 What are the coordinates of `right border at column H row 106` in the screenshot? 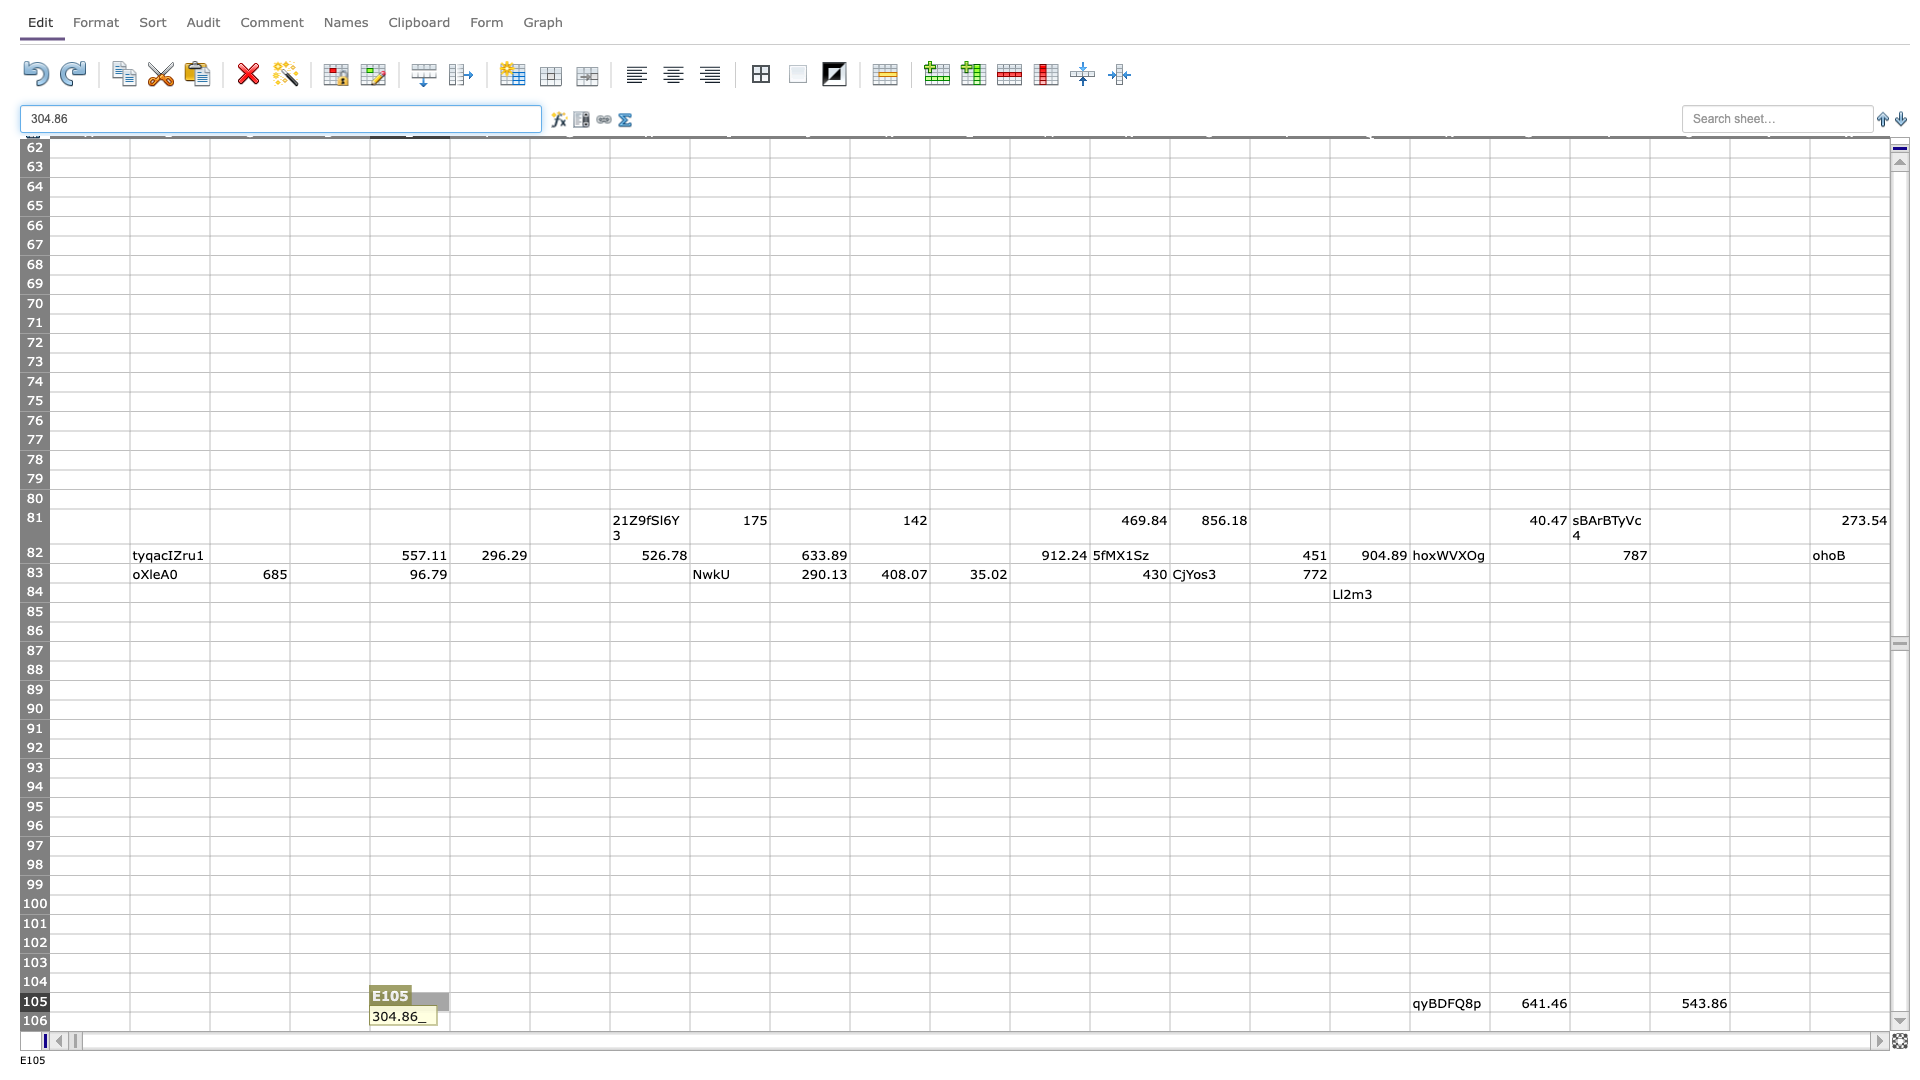 It's located at (690, 1021).